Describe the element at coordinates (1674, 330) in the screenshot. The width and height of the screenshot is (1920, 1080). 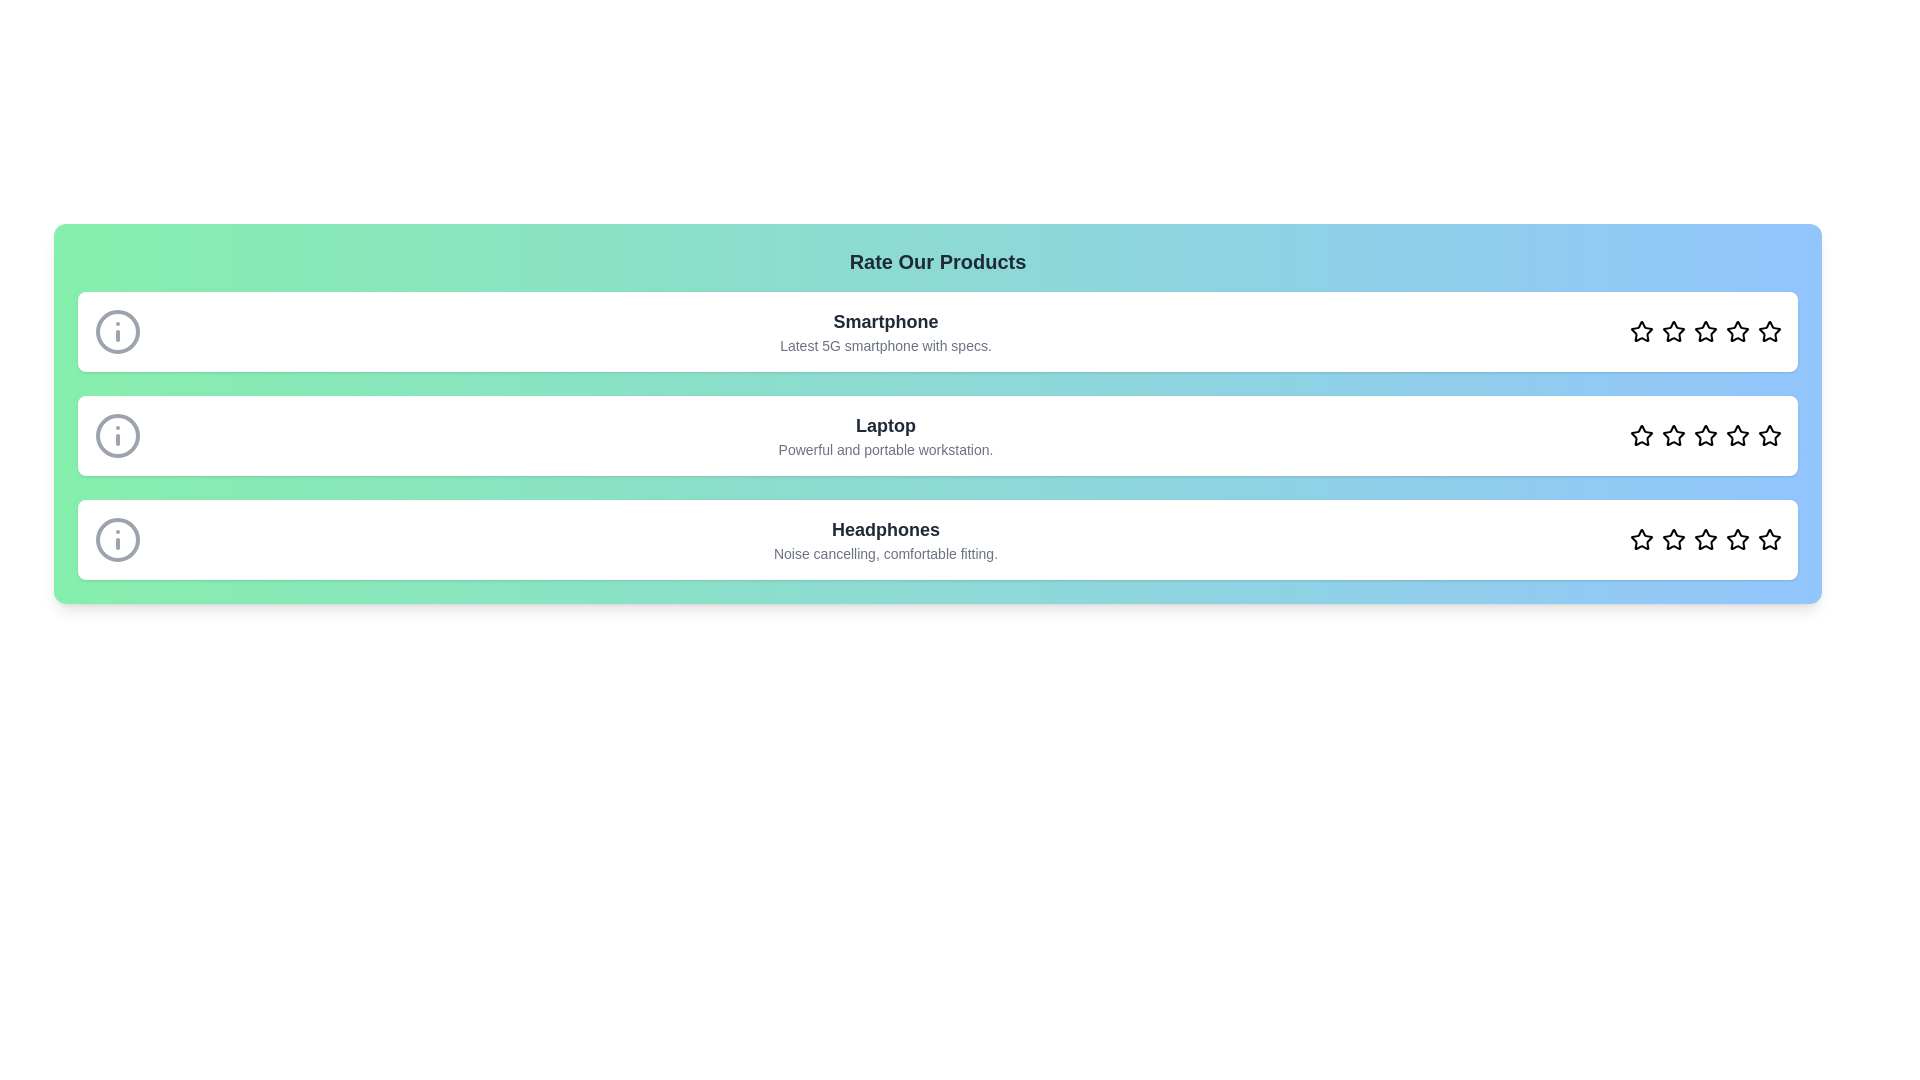
I see `the second star` at that location.